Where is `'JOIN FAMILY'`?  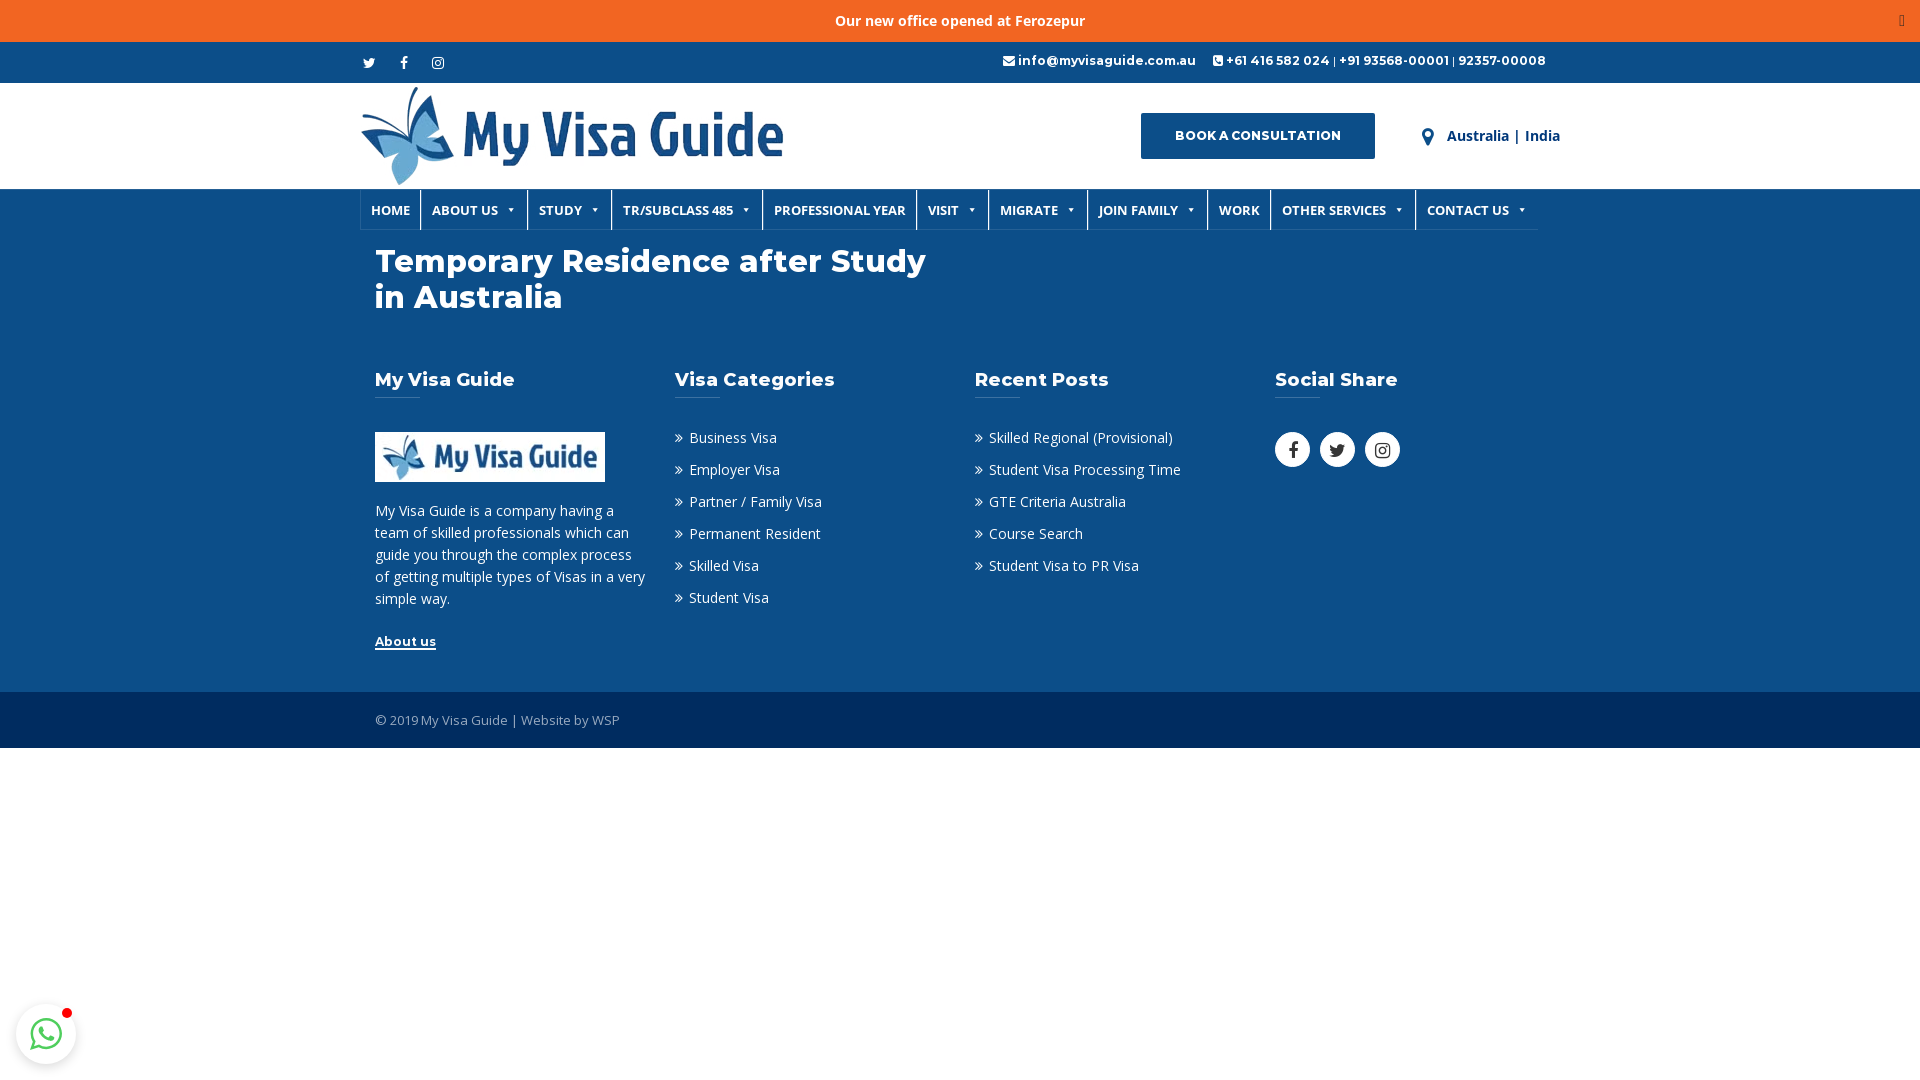
'JOIN FAMILY' is located at coordinates (1147, 209).